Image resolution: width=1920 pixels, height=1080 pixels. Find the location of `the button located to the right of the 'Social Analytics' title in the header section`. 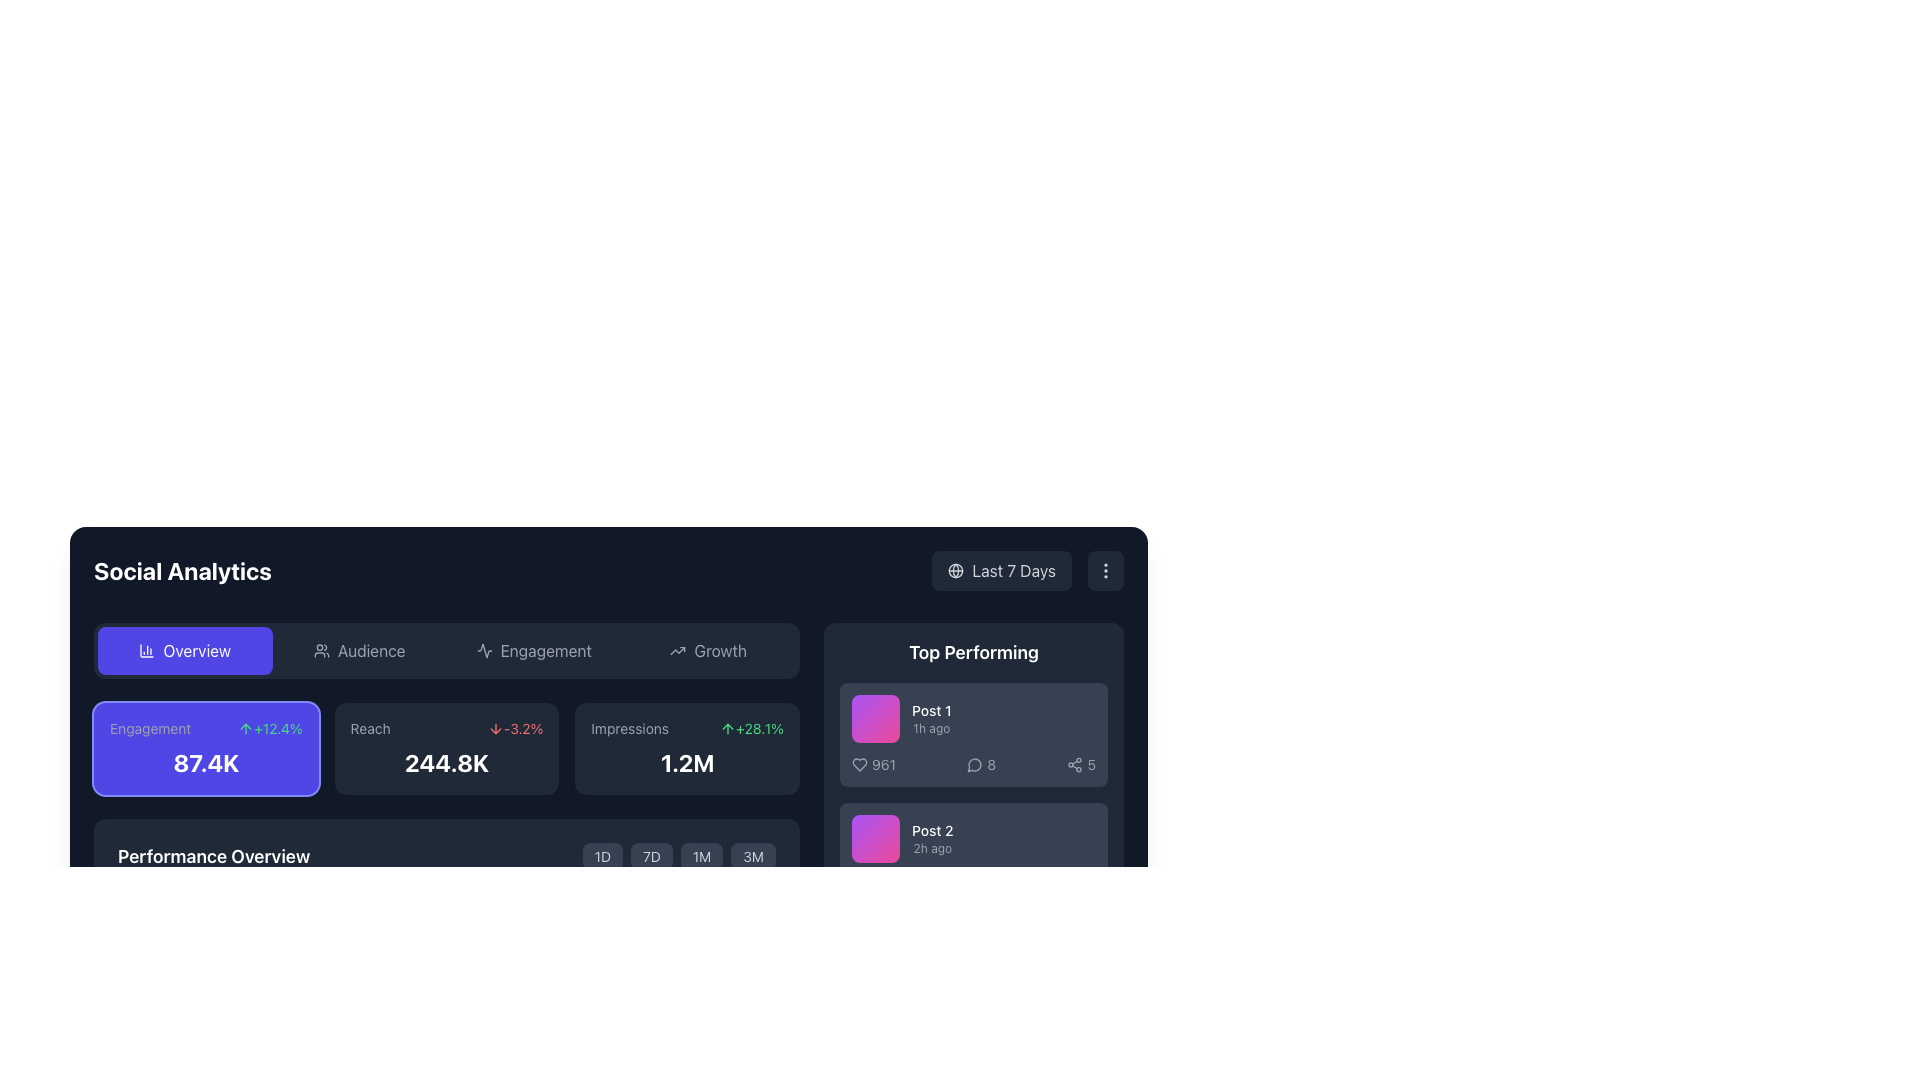

the button located to the right of the 'Social Analytics' title in the header section is located at coordinates (1028, 570).